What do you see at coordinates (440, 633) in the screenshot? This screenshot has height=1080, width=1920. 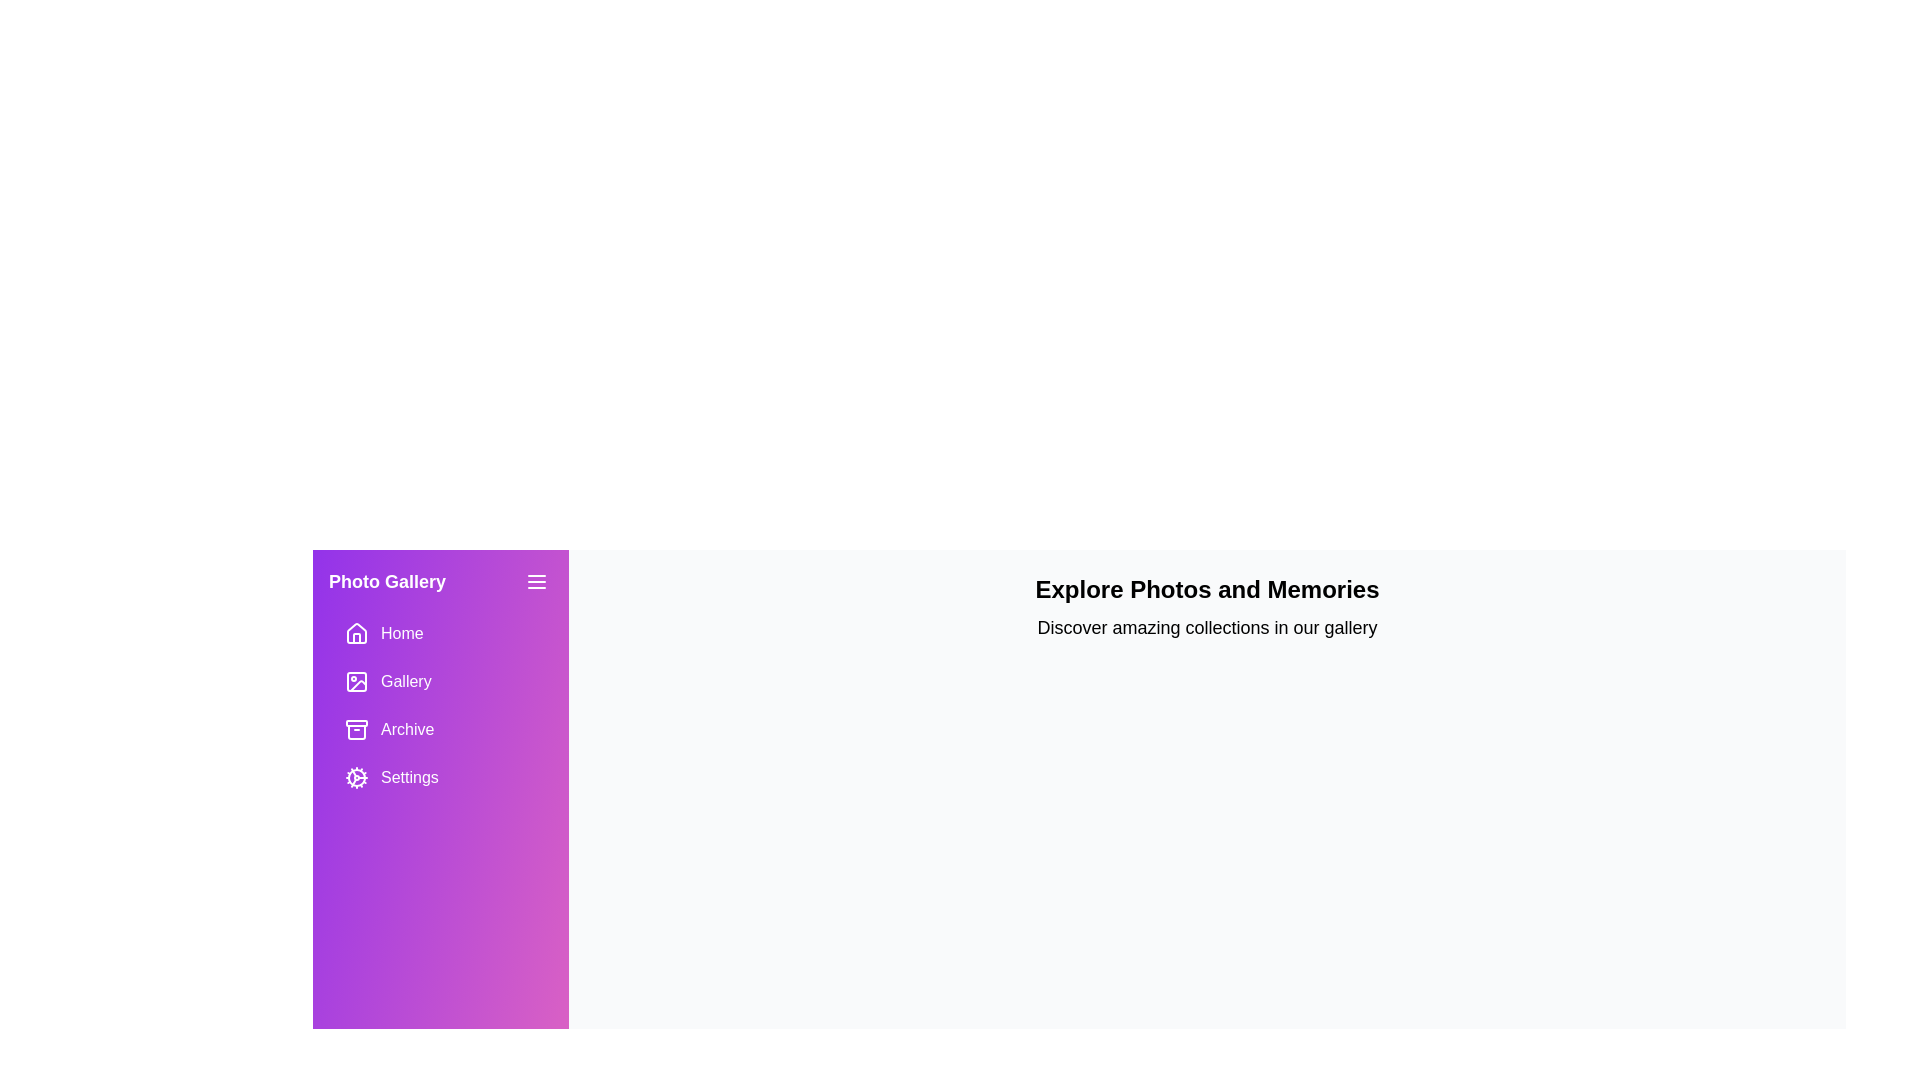 I see `the menu item Home to navigate to its corresponding section` at bounding box center [440, 633].